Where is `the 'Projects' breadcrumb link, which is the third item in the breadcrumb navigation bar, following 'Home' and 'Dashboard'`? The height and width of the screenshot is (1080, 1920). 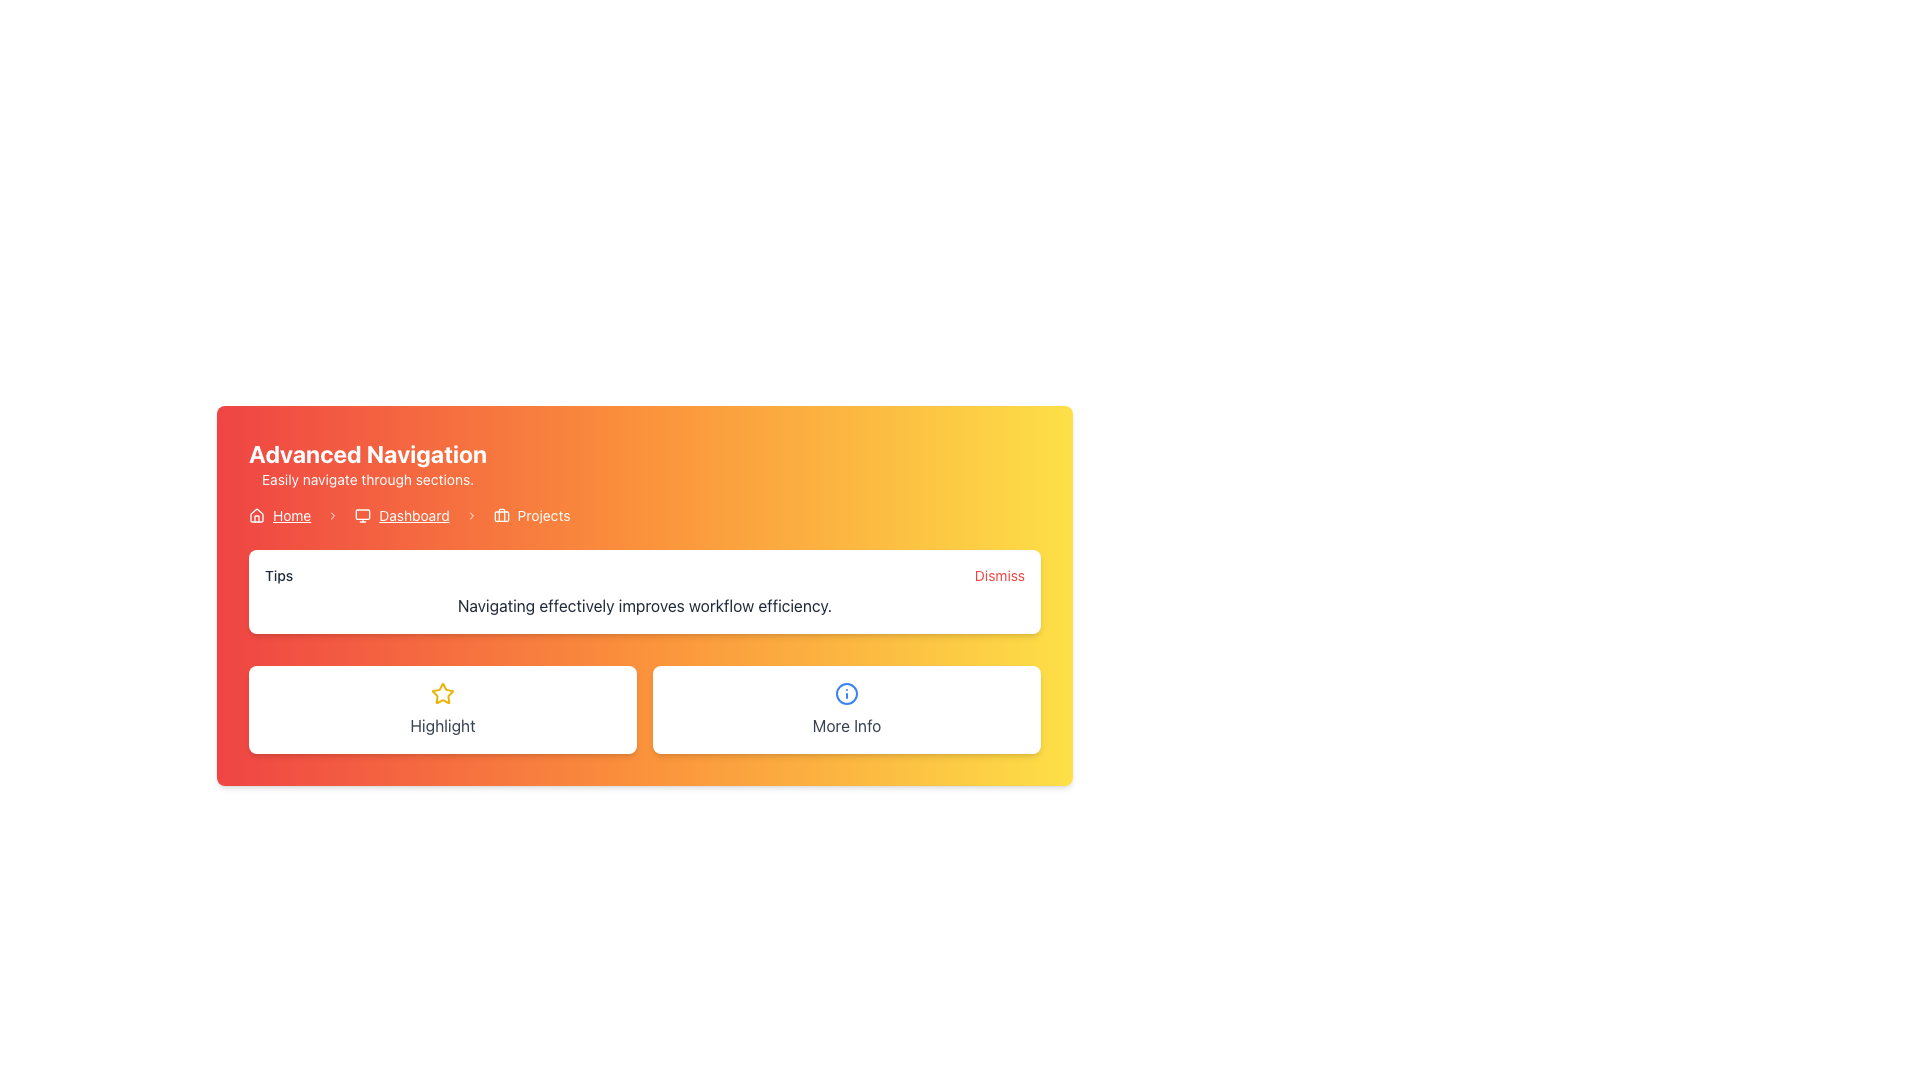 the 'Projects' breadcrumb link, which is the third item in the breadcrumb navigation bar, following 'Home' and 'Dashboard' is located at coordinates (532, 515).